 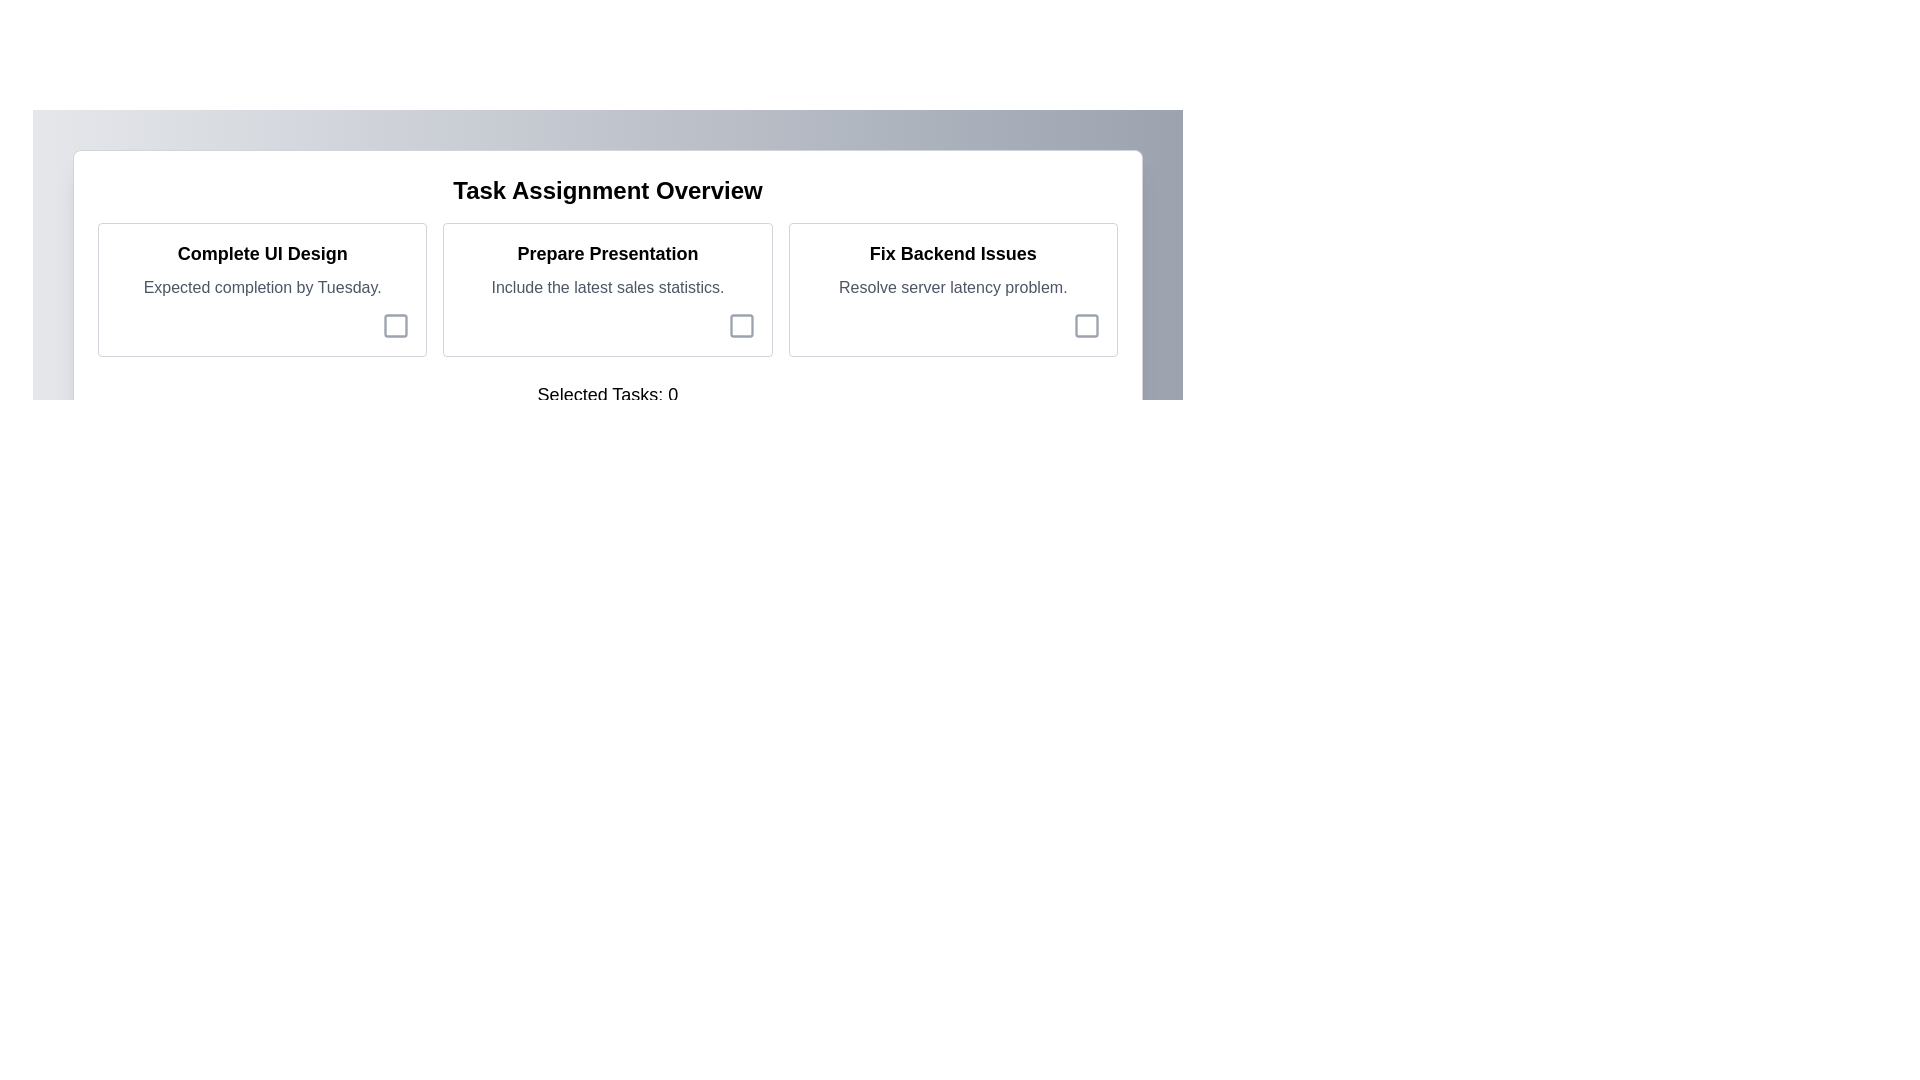 What do you see at coordinates (607, 289) in the screenshot?
I see `the task card labeled 'Prepare Presentation'` at bounding box center [607, 289].